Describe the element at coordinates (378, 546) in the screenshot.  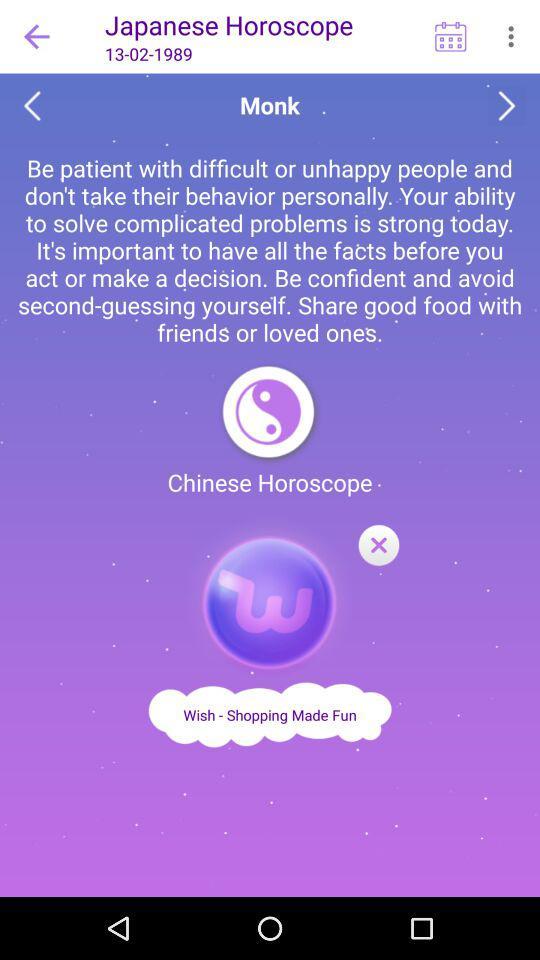
I see `button` at that location.